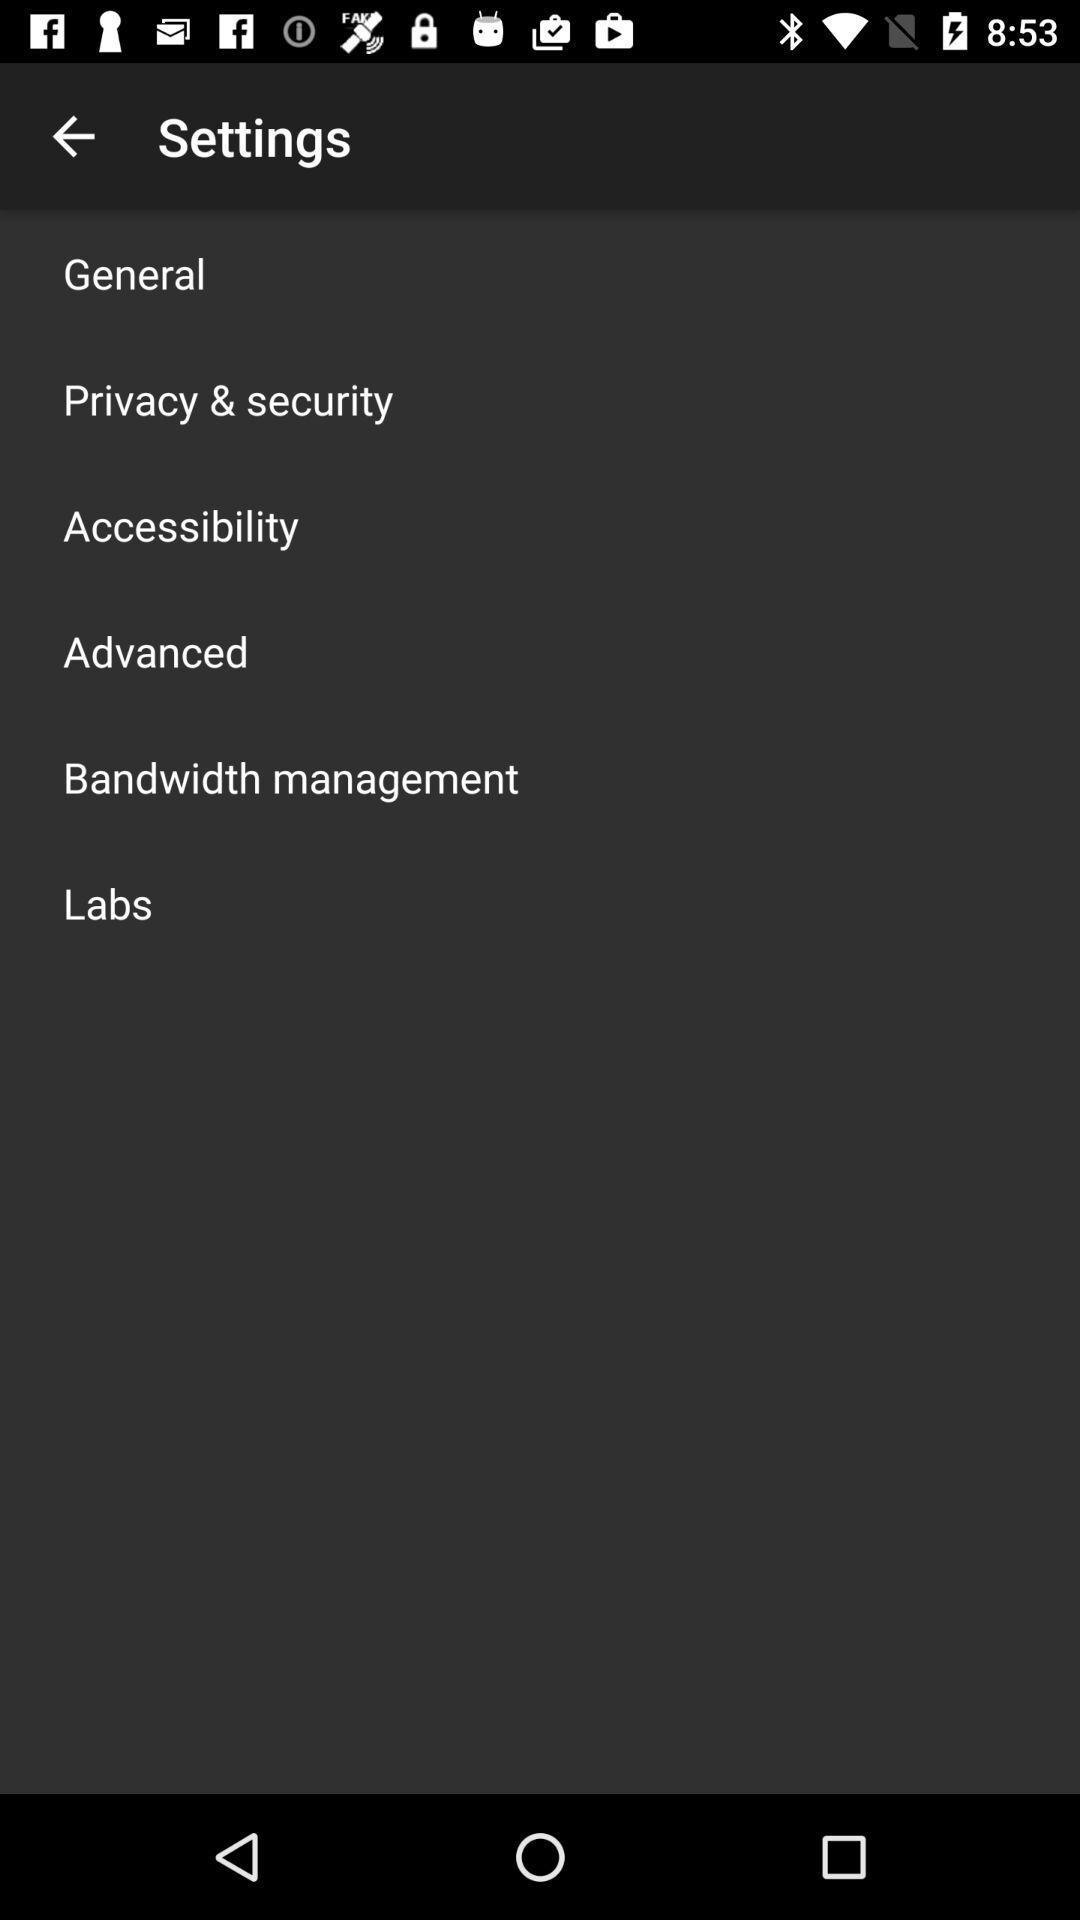 The width and height of the screenshot is (1080, 1920). What do you see at coordinates (181, 524) in the screenshot?
I see `the accessibility item` at bounding box center [181, 524].